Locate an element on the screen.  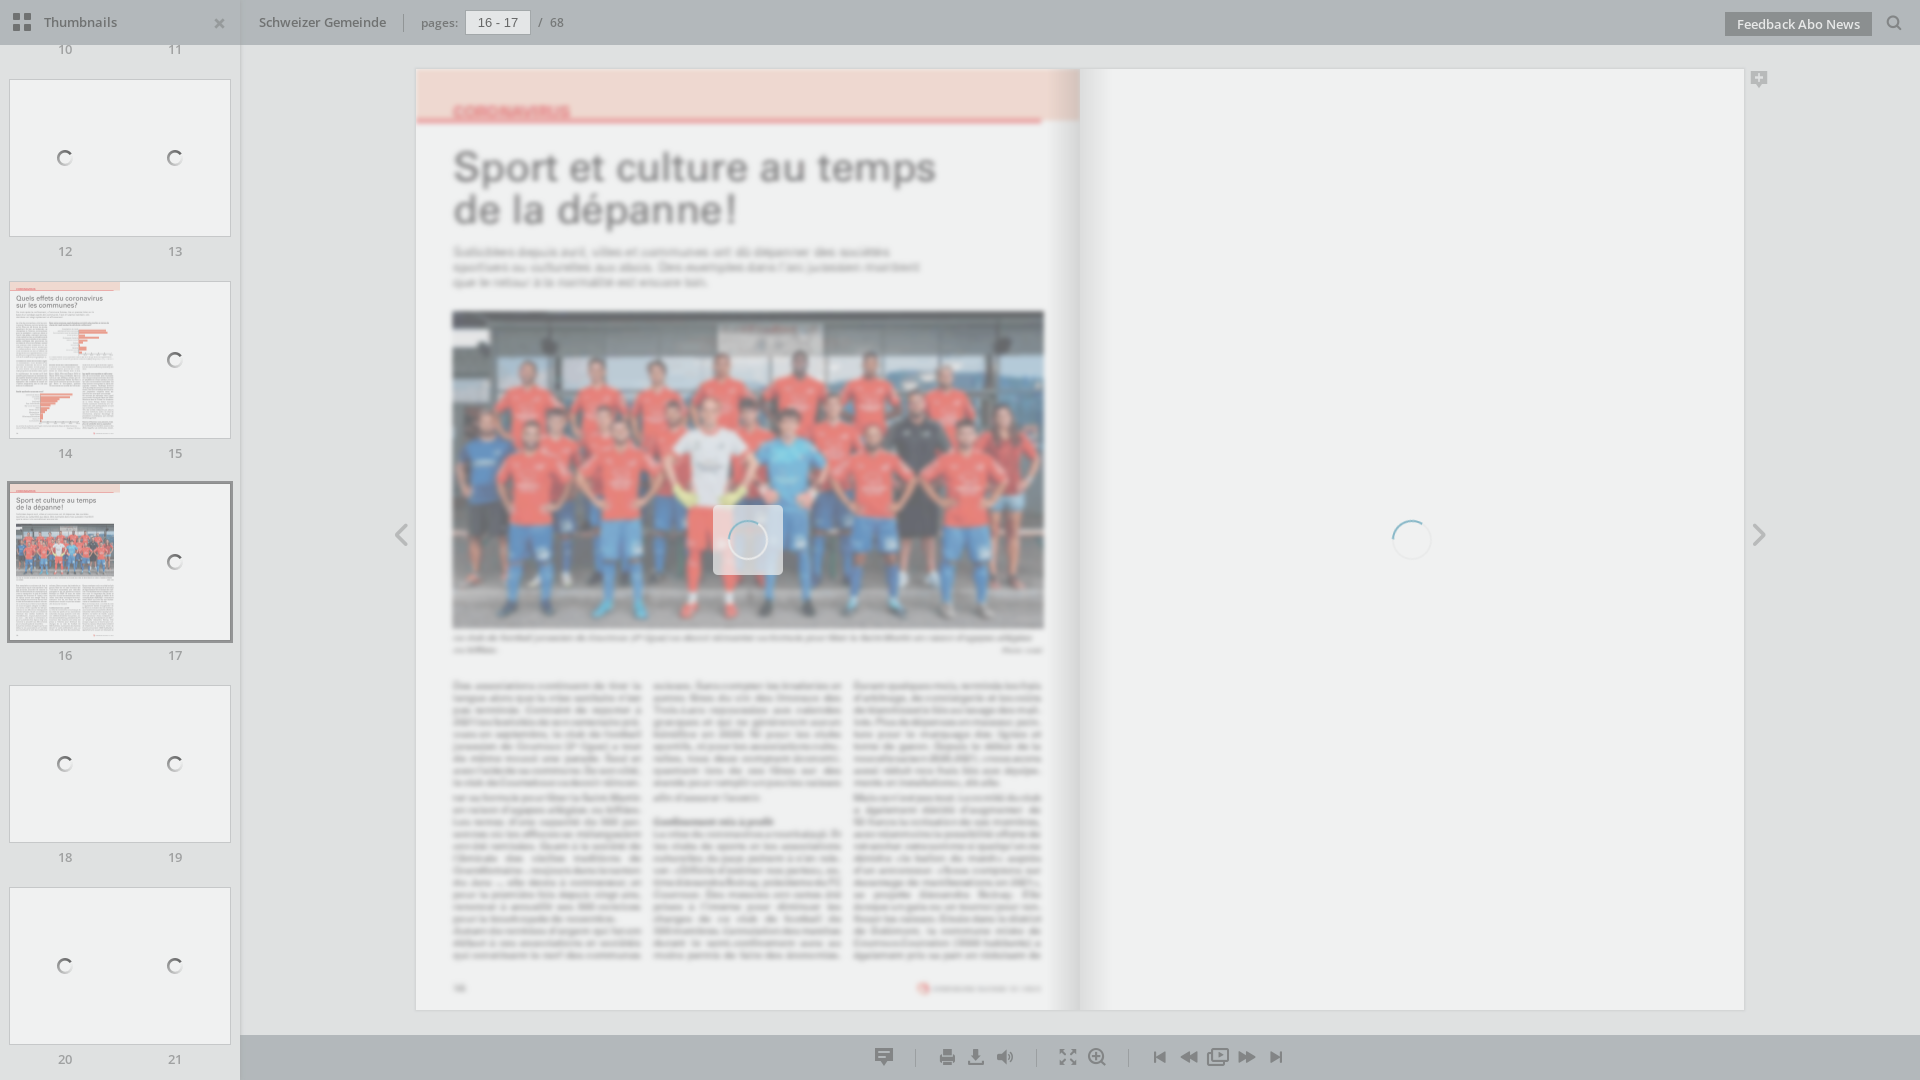
'Search' is located at coordinates (1893, 23).